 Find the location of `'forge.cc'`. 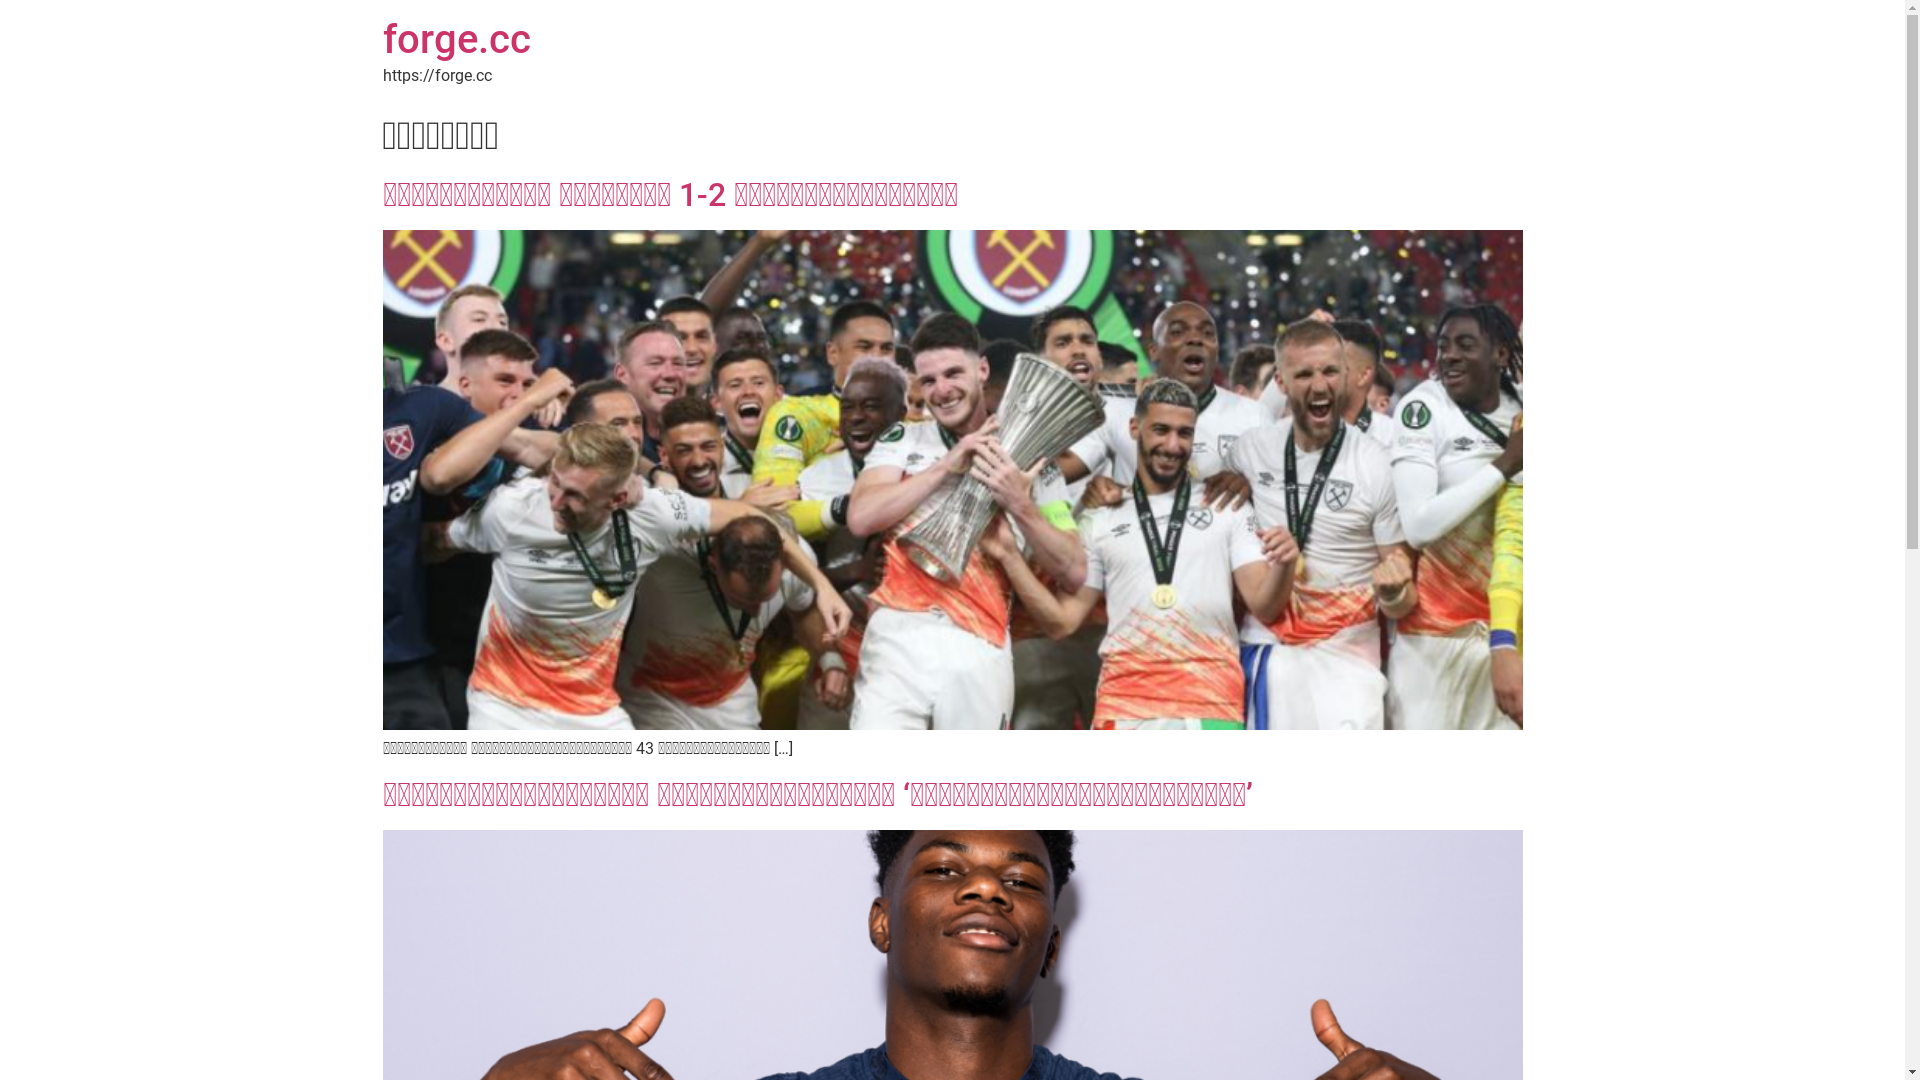

'forge.cc' is located at coordinates (455, 39).